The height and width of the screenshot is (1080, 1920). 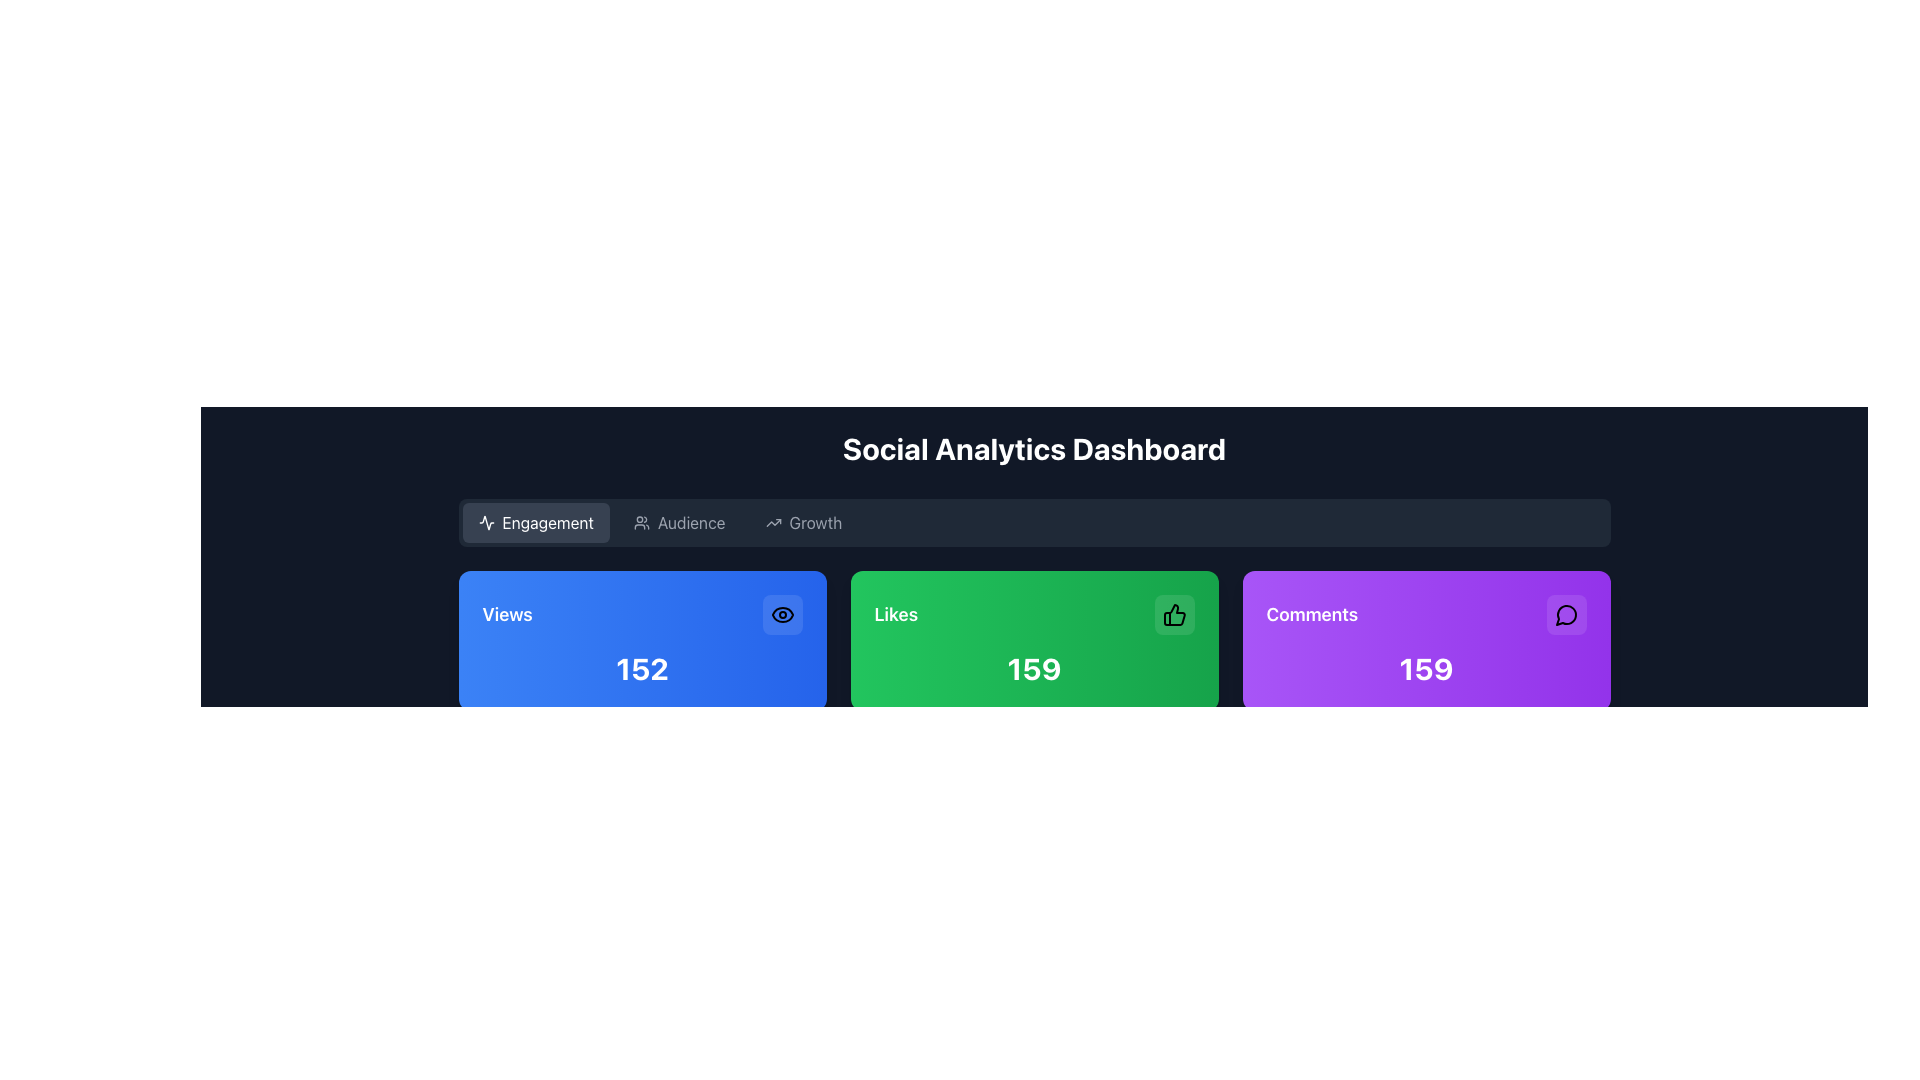 I want to click on to reorder the tabs in the navigation bar located below the title 'Social Analytics Dashboard', so click(x=1034, y=522).